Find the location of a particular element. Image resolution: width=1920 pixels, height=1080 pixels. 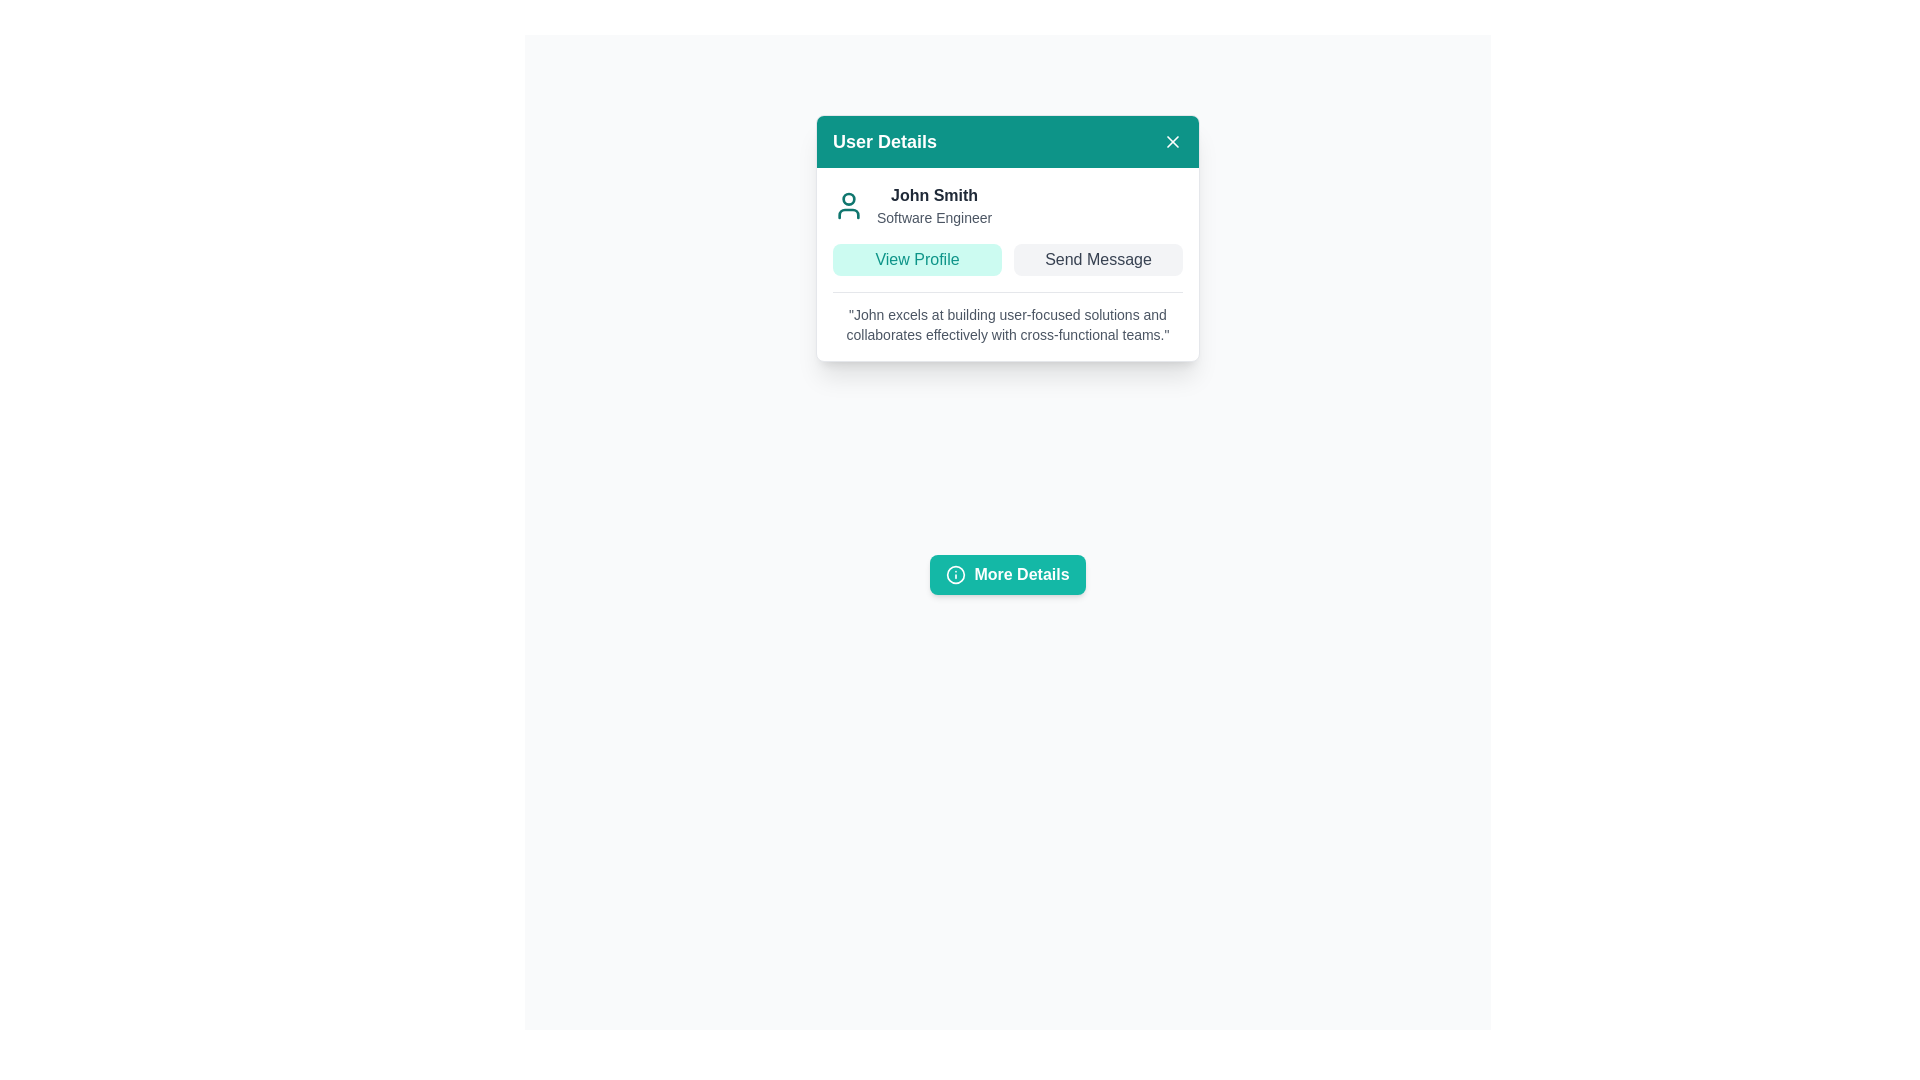

the text block displaying 'John Smith' and 'Software Engineer' inside the 'User Details' panel to select the text is located at coordinates (933, 205).